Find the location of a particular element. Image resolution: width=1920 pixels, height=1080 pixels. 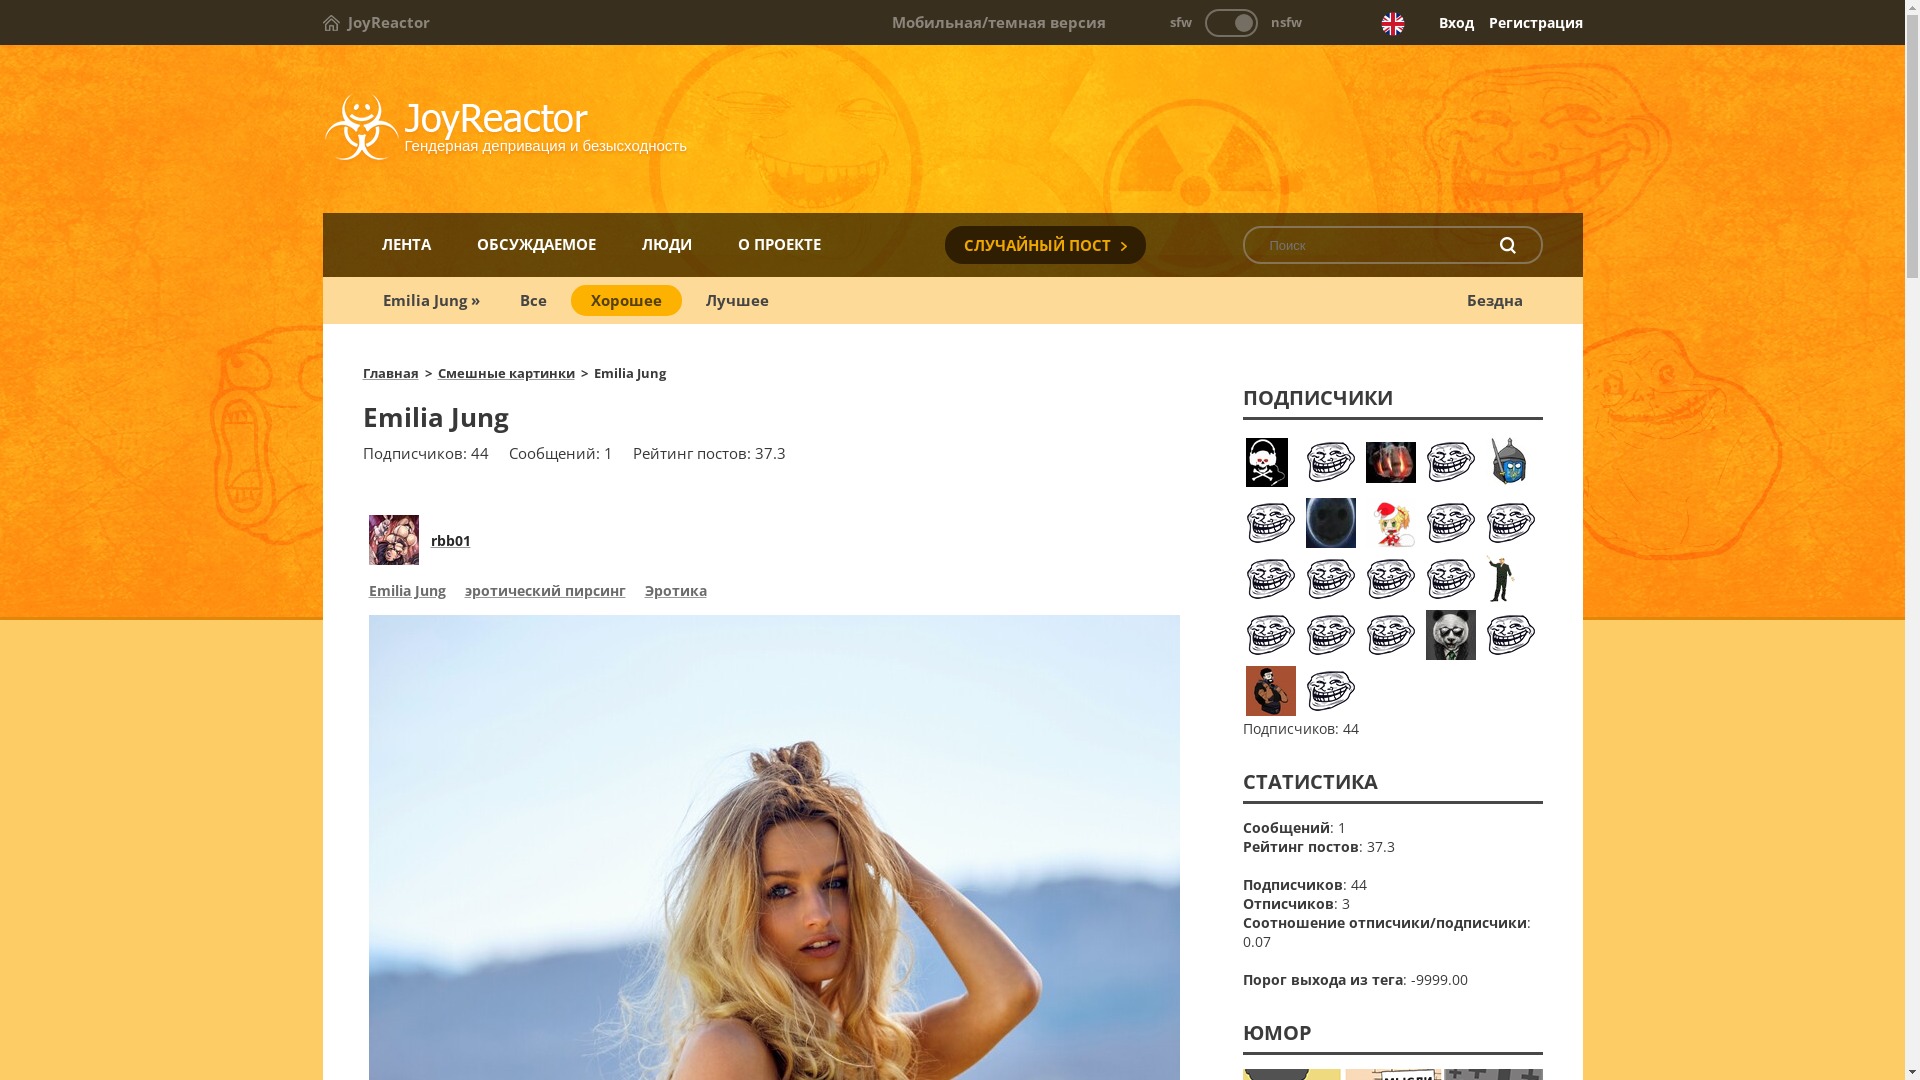

'JustName' is located at coordinates (1511, 462).